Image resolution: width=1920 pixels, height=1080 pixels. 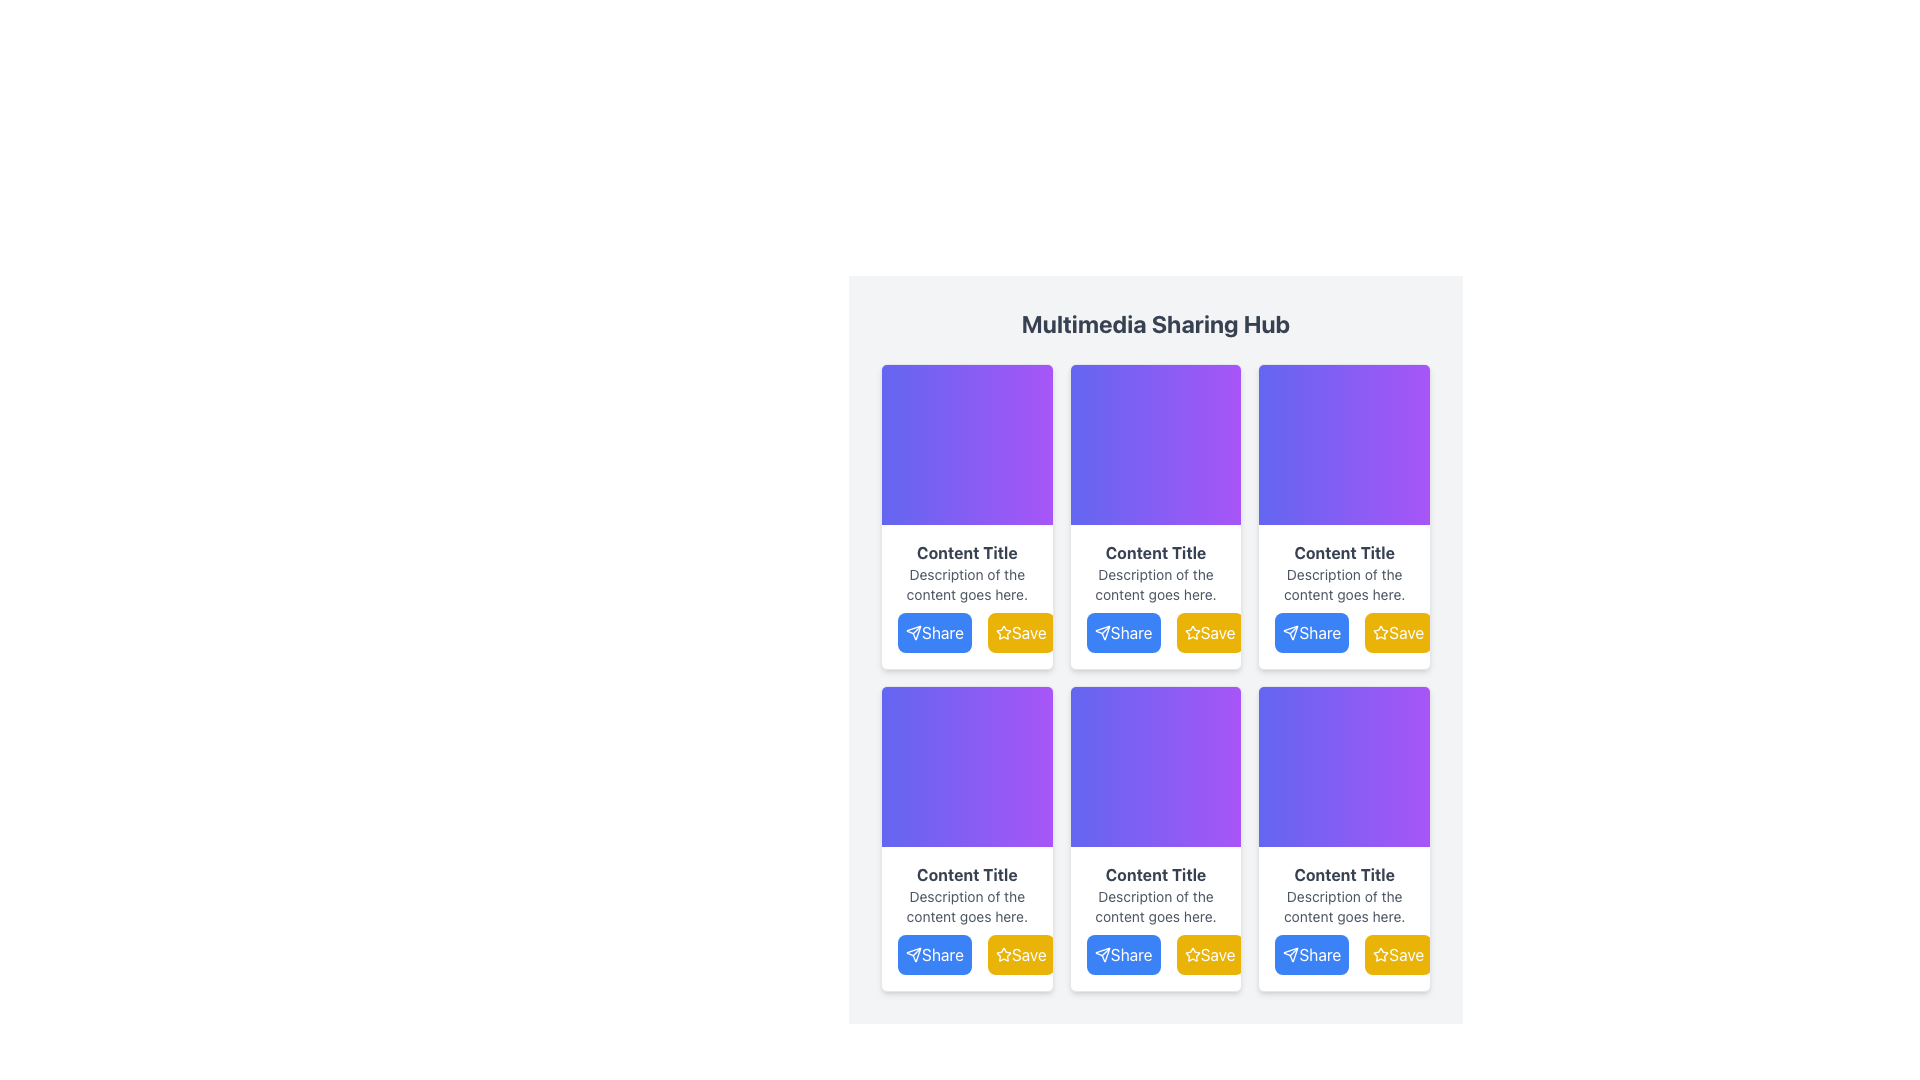 I want to click on the 'Share' button with blue background and white text, so click(x=967, y=632).